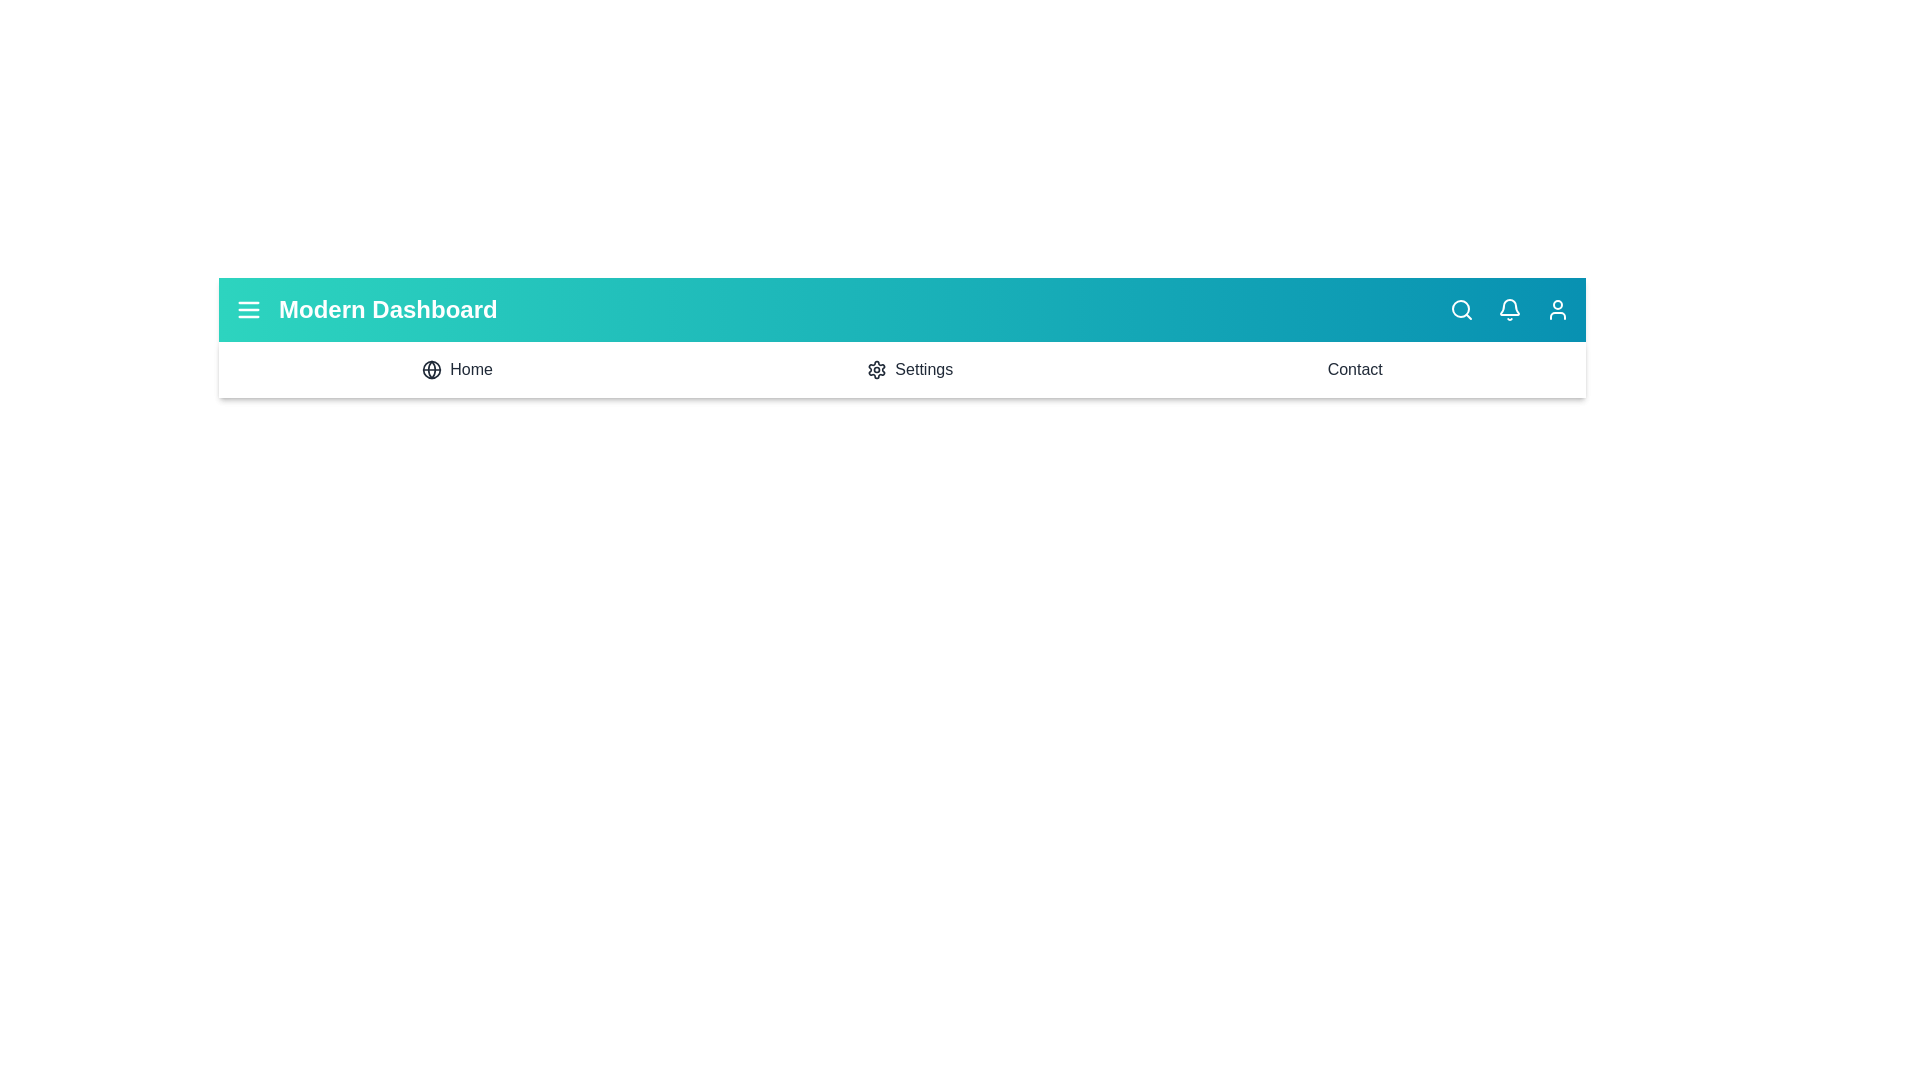 The image size is (1920, 1080). Describe the element at coordinates (1462, 309) in the screenshot. I see `the search icon to initiate a search` at that location.